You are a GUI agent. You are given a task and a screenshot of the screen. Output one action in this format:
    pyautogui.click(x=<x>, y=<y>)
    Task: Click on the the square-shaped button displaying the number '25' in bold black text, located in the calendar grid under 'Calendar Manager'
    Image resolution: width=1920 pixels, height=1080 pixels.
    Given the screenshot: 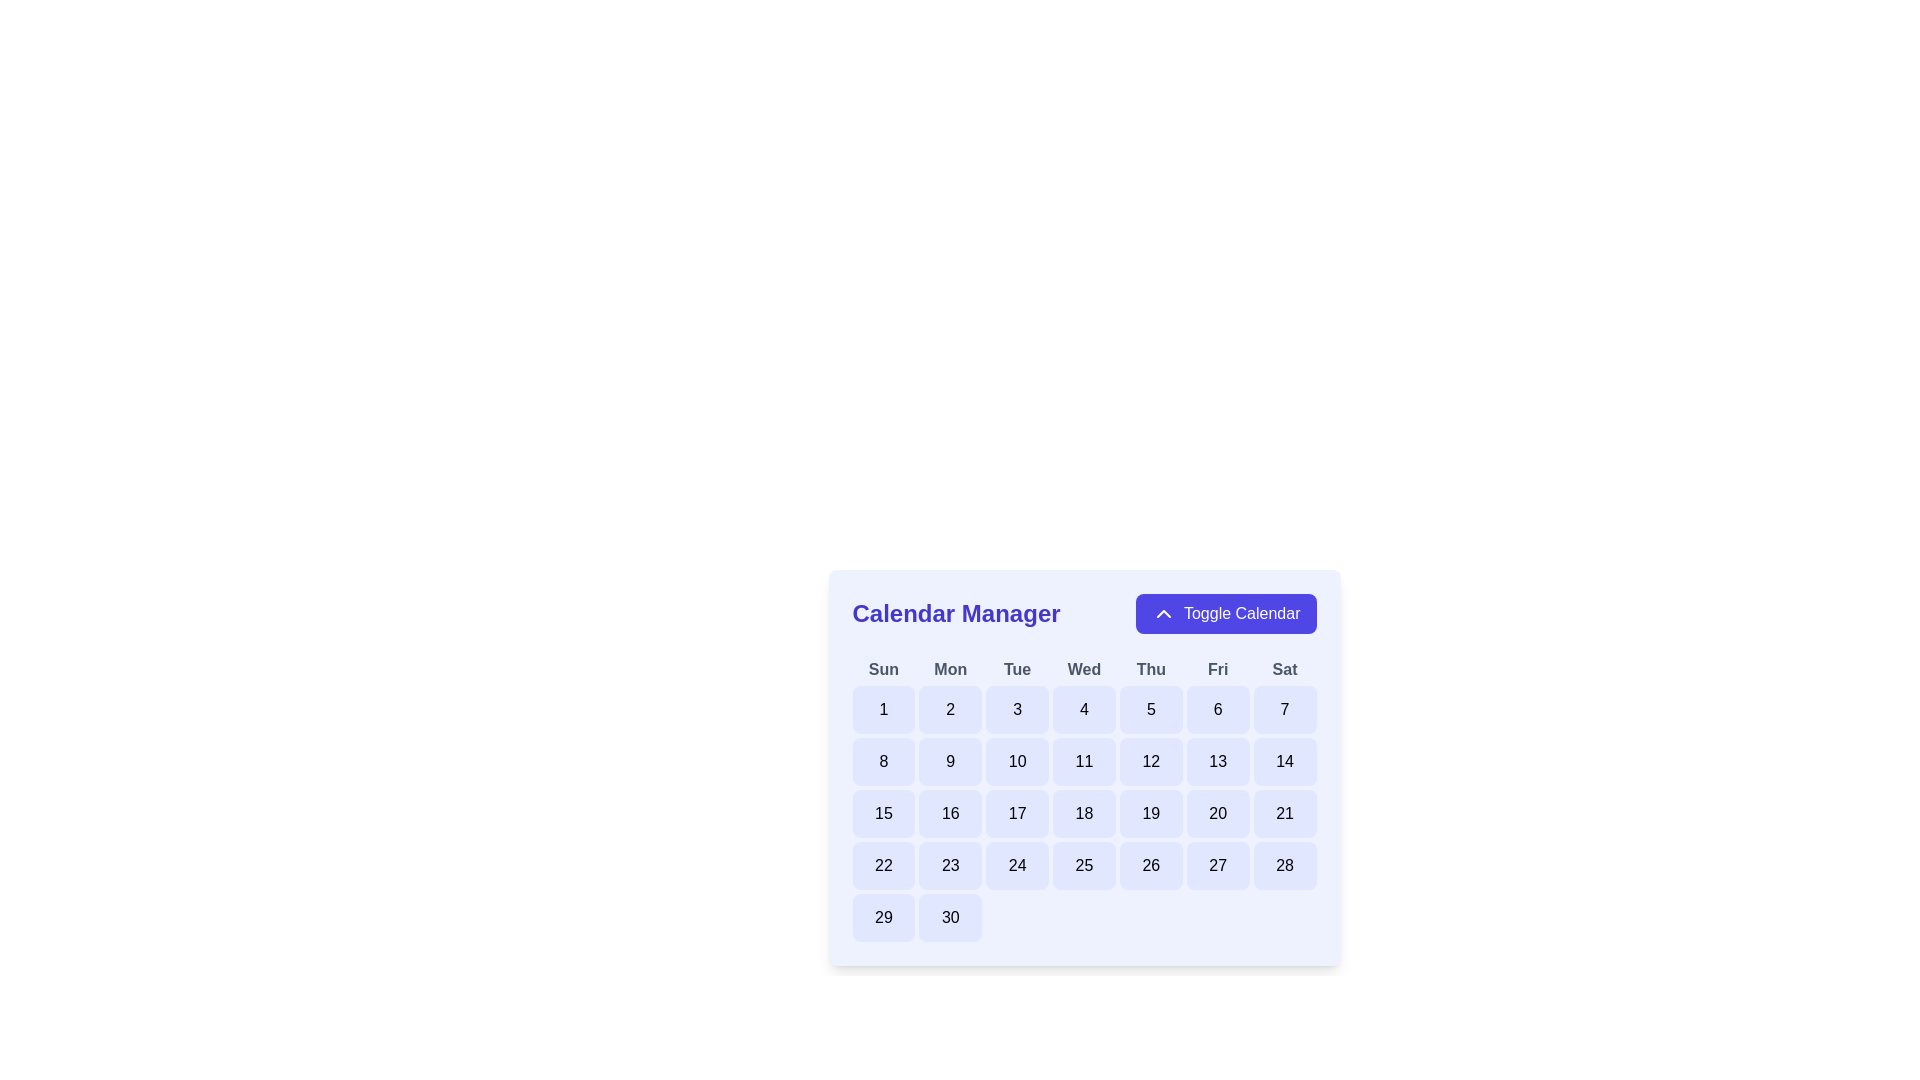 What is the action you would take?
    pyautogui.click(x=1083, y=865)
    